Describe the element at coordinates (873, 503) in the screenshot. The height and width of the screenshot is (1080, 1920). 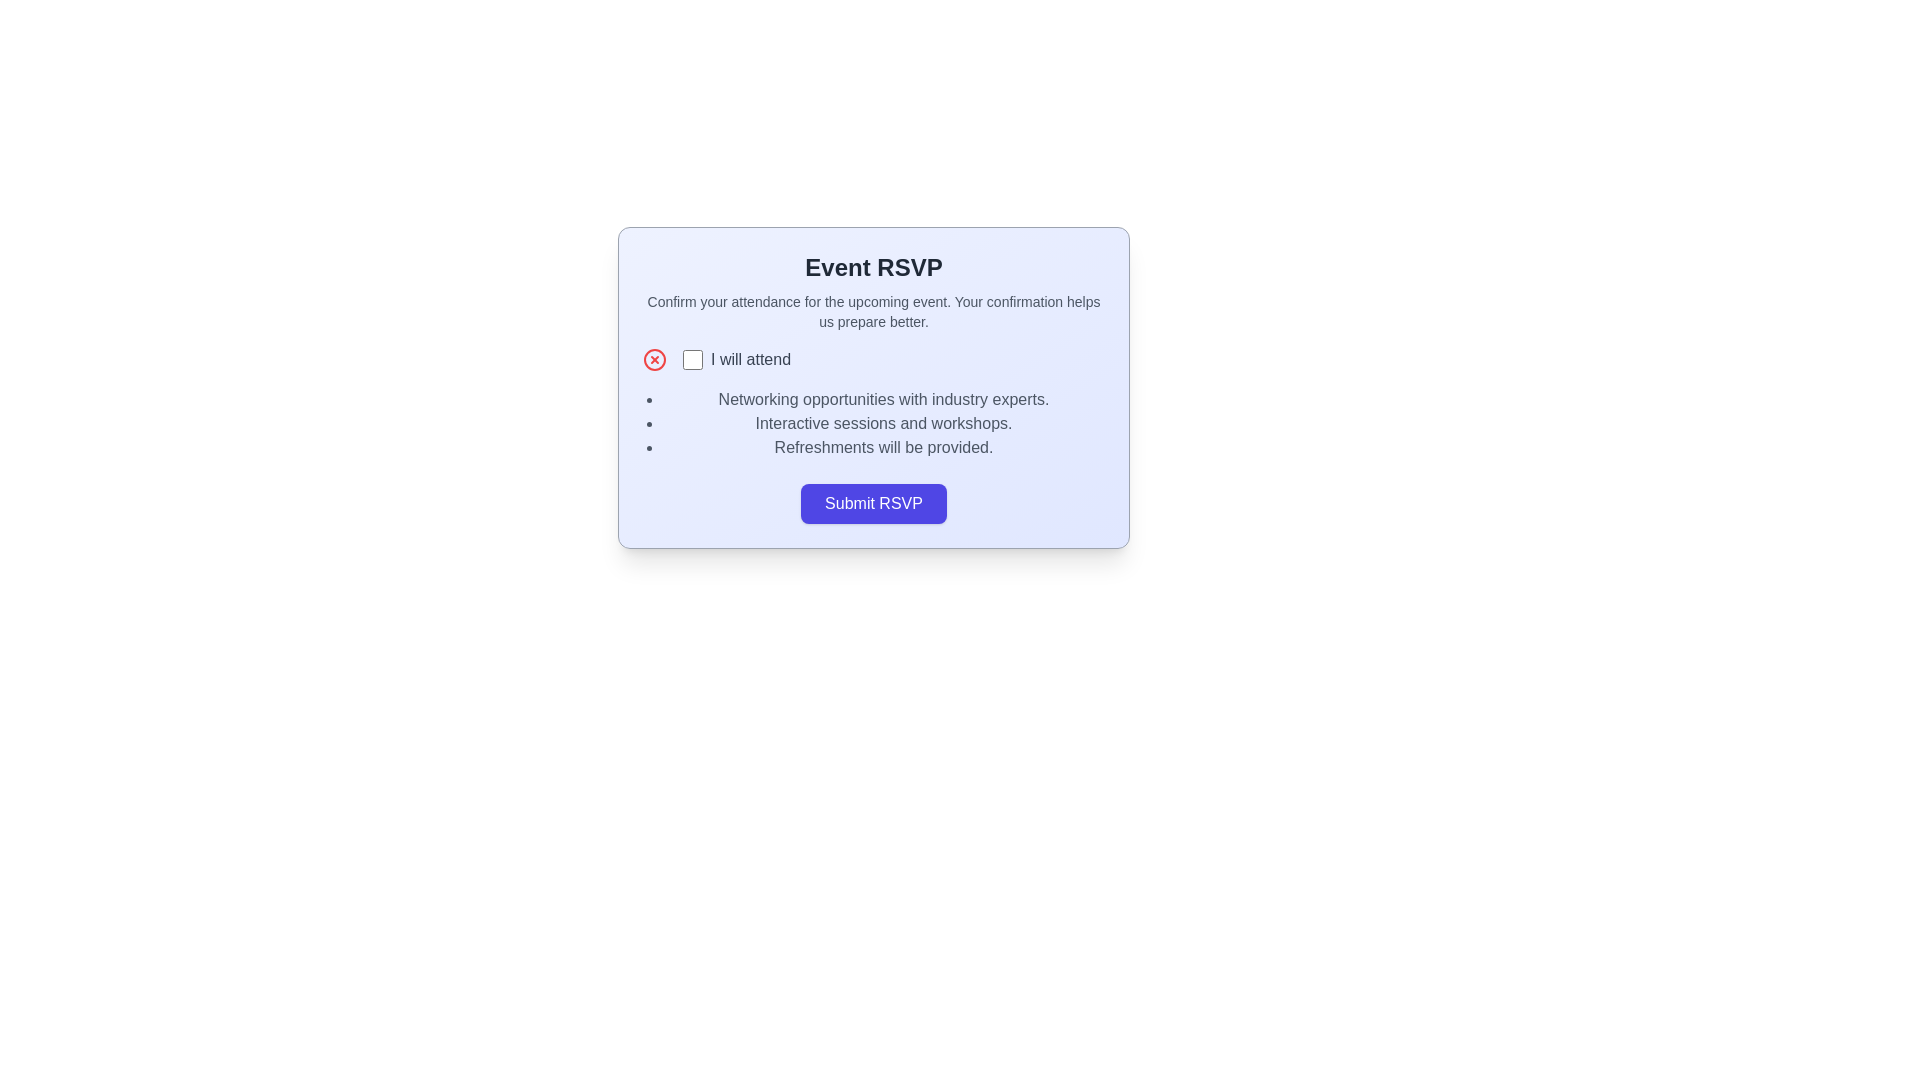
I see `the rectangular button with rounded corners and a purple background labeled 'Submit RSVP' to observe any hover effects` at that location.